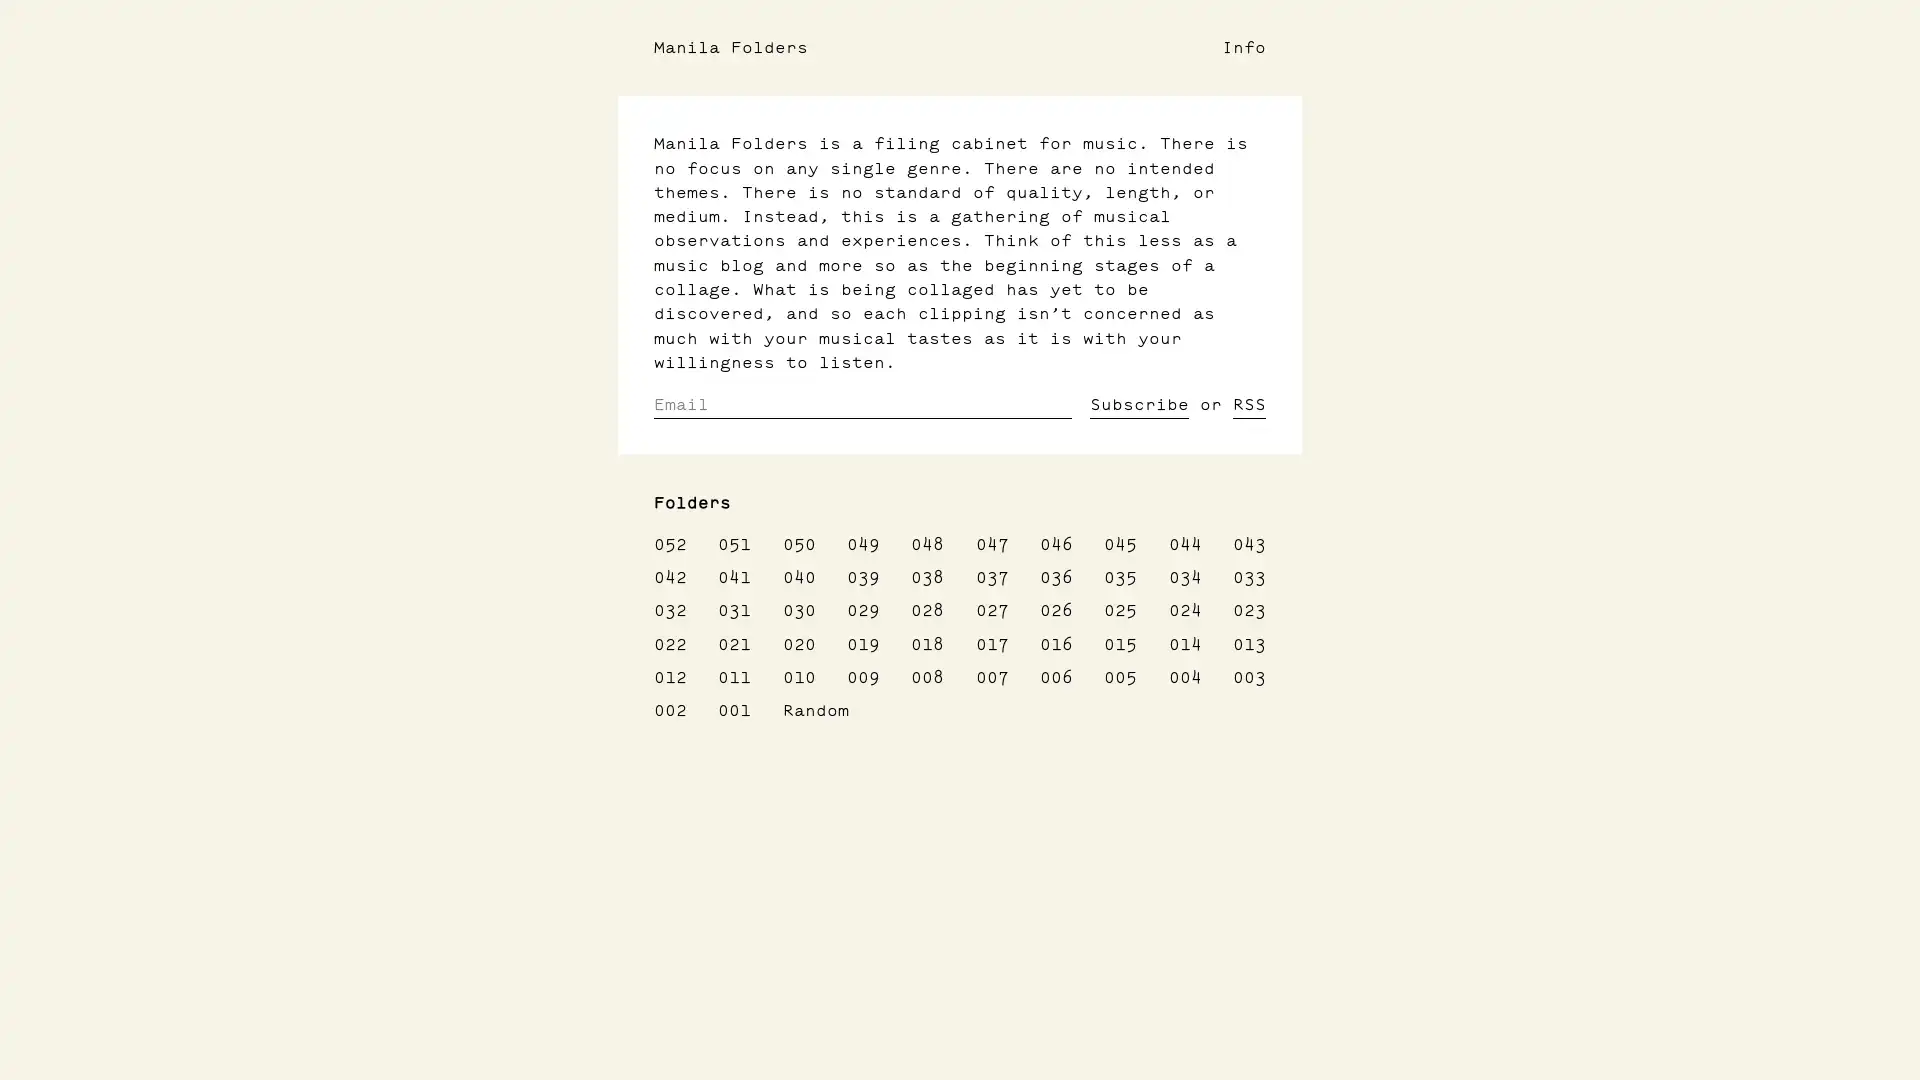  Describe the element at coordinates (1139, 405) in the screenshot. I see `Subscribe` at that location.